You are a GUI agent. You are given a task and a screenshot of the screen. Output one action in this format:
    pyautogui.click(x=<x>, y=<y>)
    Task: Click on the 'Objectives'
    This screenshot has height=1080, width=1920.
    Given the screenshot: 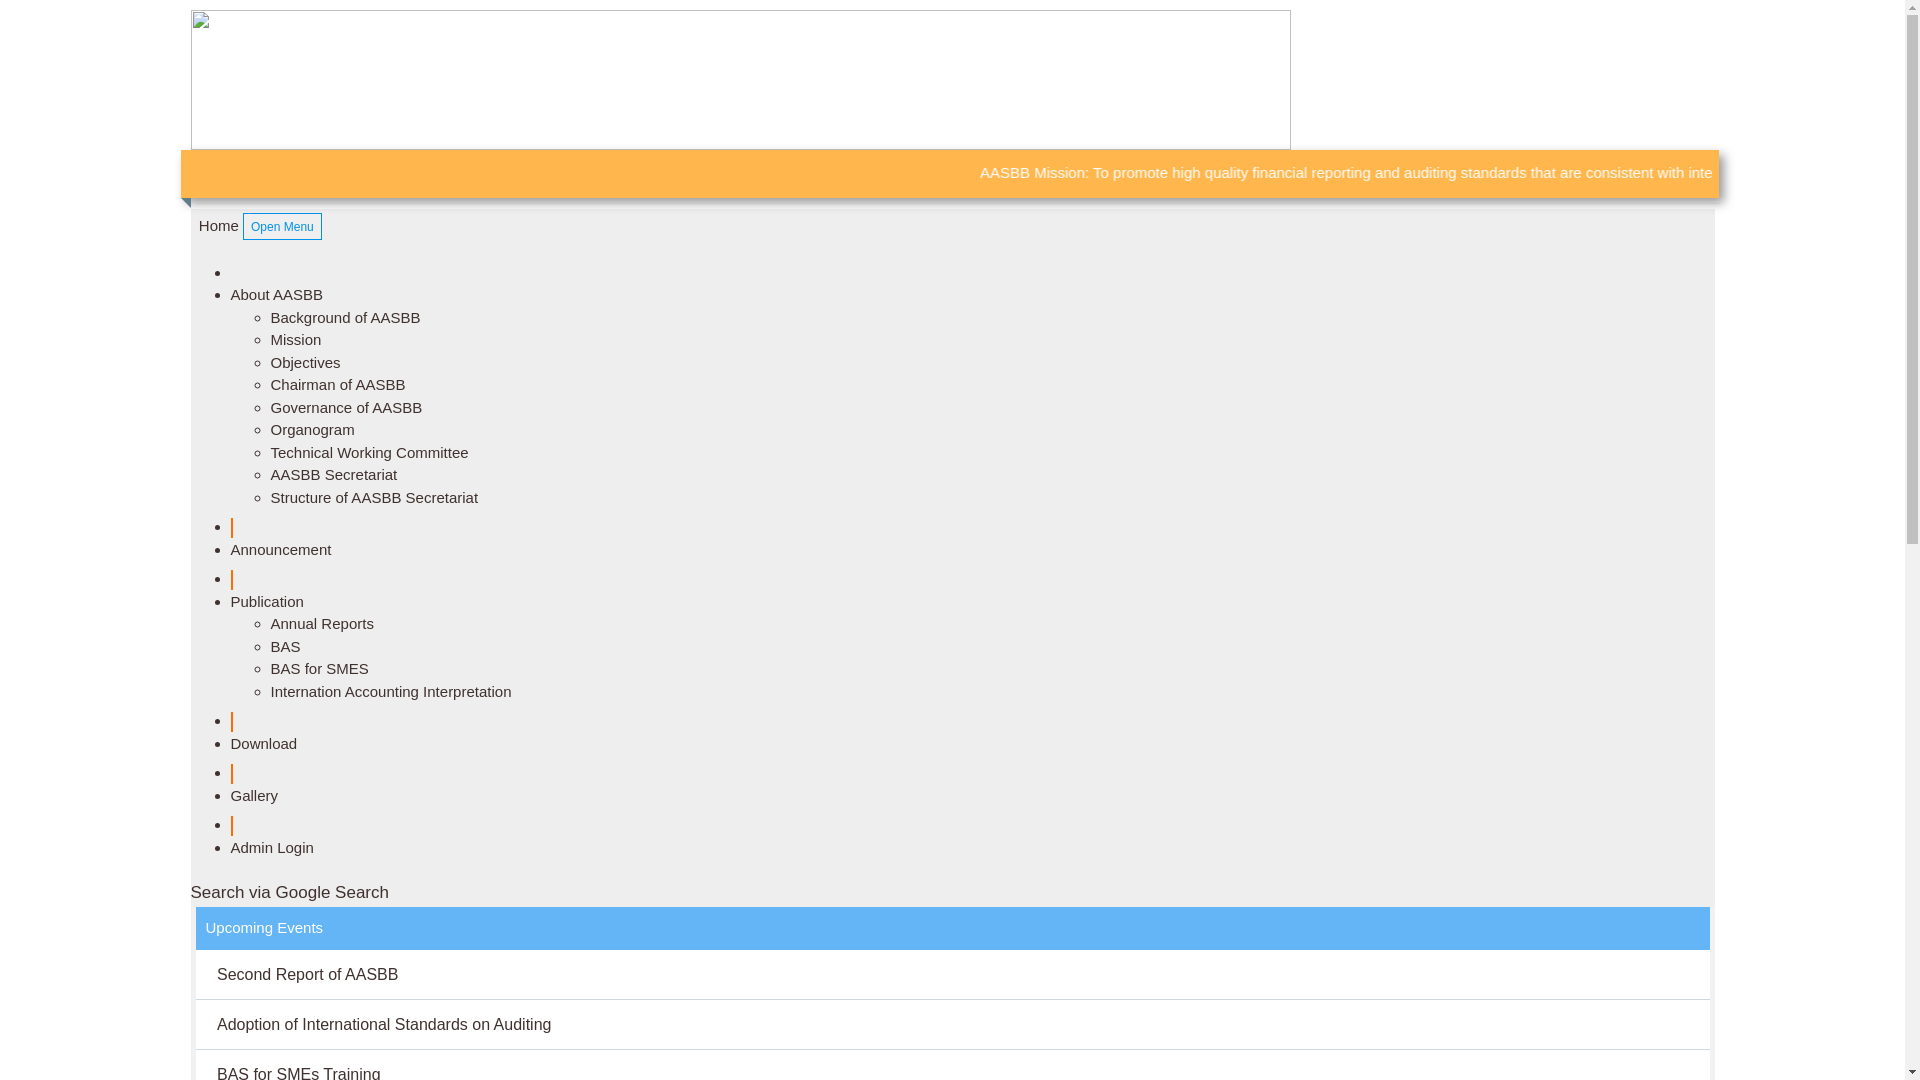 What is the action you would take?
    pyautogui.click(x=268, y=362)
    